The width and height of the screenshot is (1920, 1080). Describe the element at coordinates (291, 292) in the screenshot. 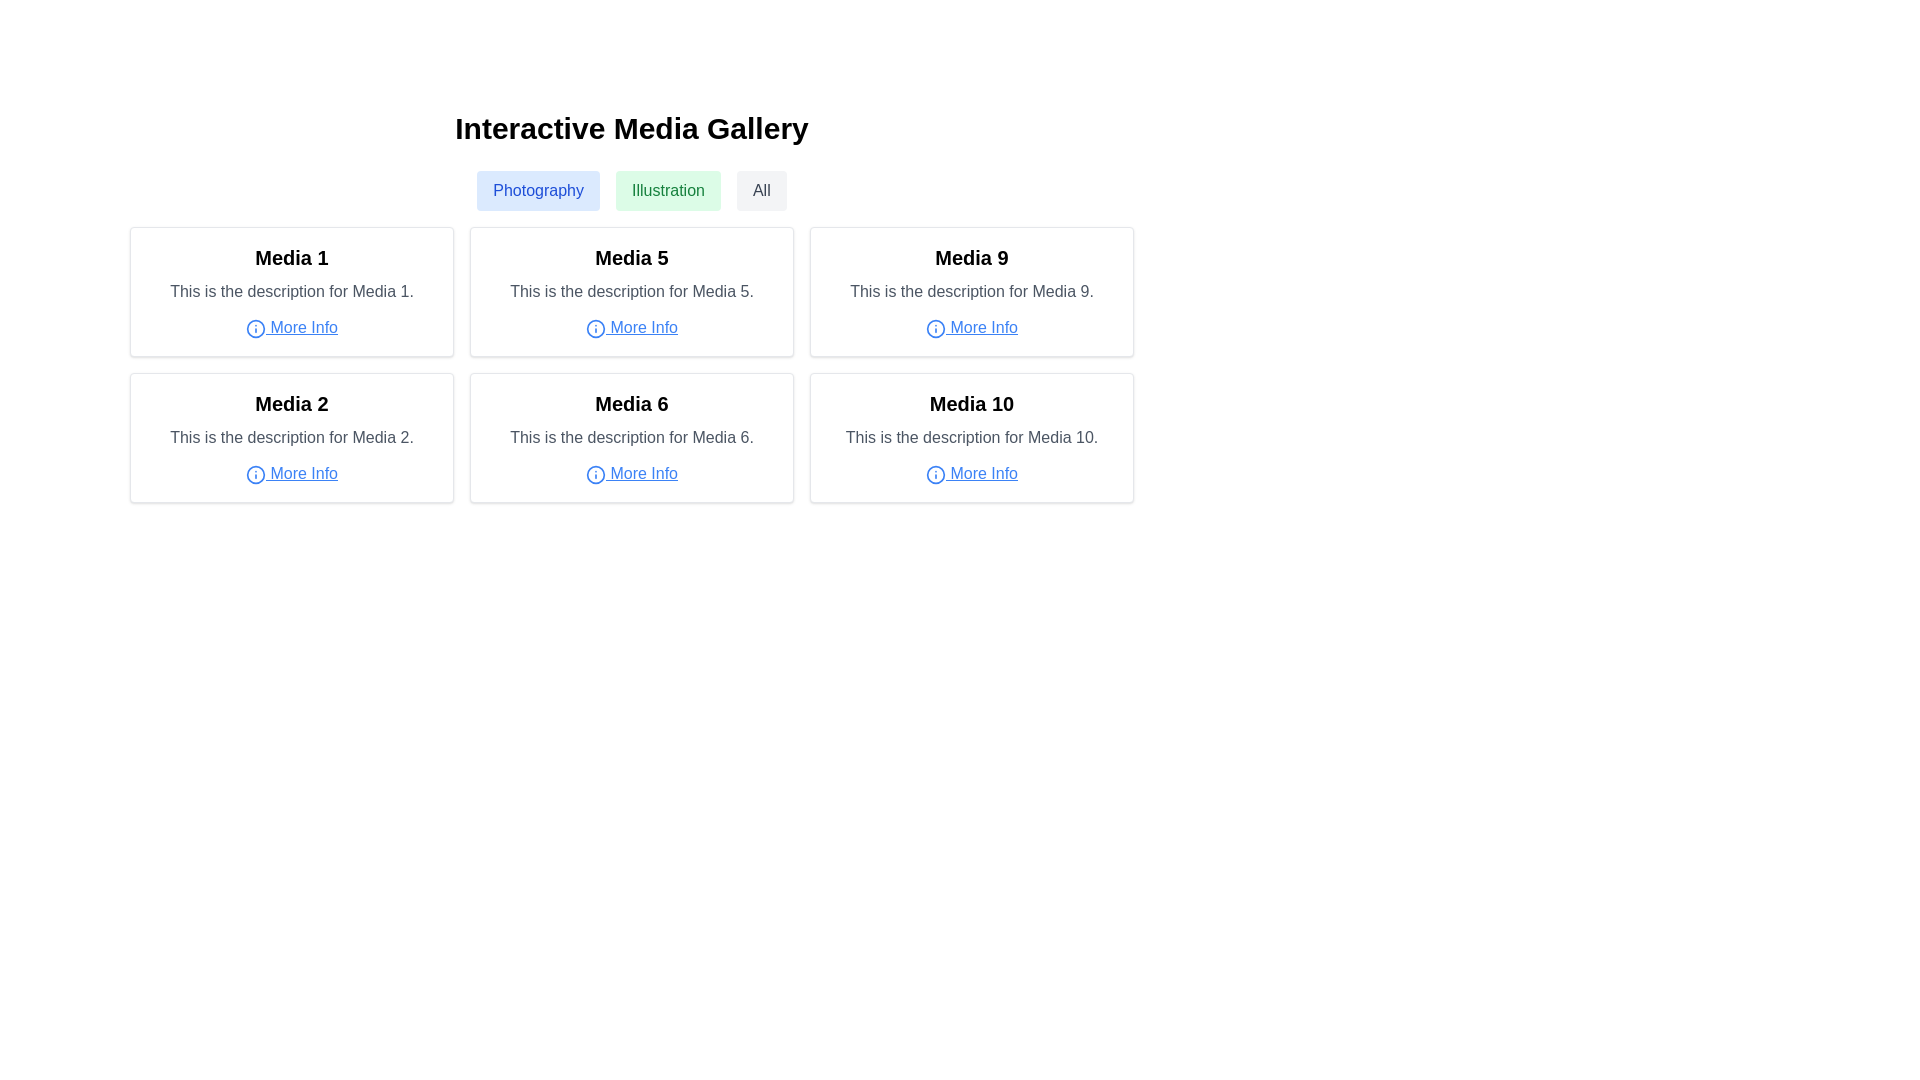

I see `title 'Media 1' or the description 'This is the description for Media 1' from the Information card located in the top-left section of the grid layout` at that location.